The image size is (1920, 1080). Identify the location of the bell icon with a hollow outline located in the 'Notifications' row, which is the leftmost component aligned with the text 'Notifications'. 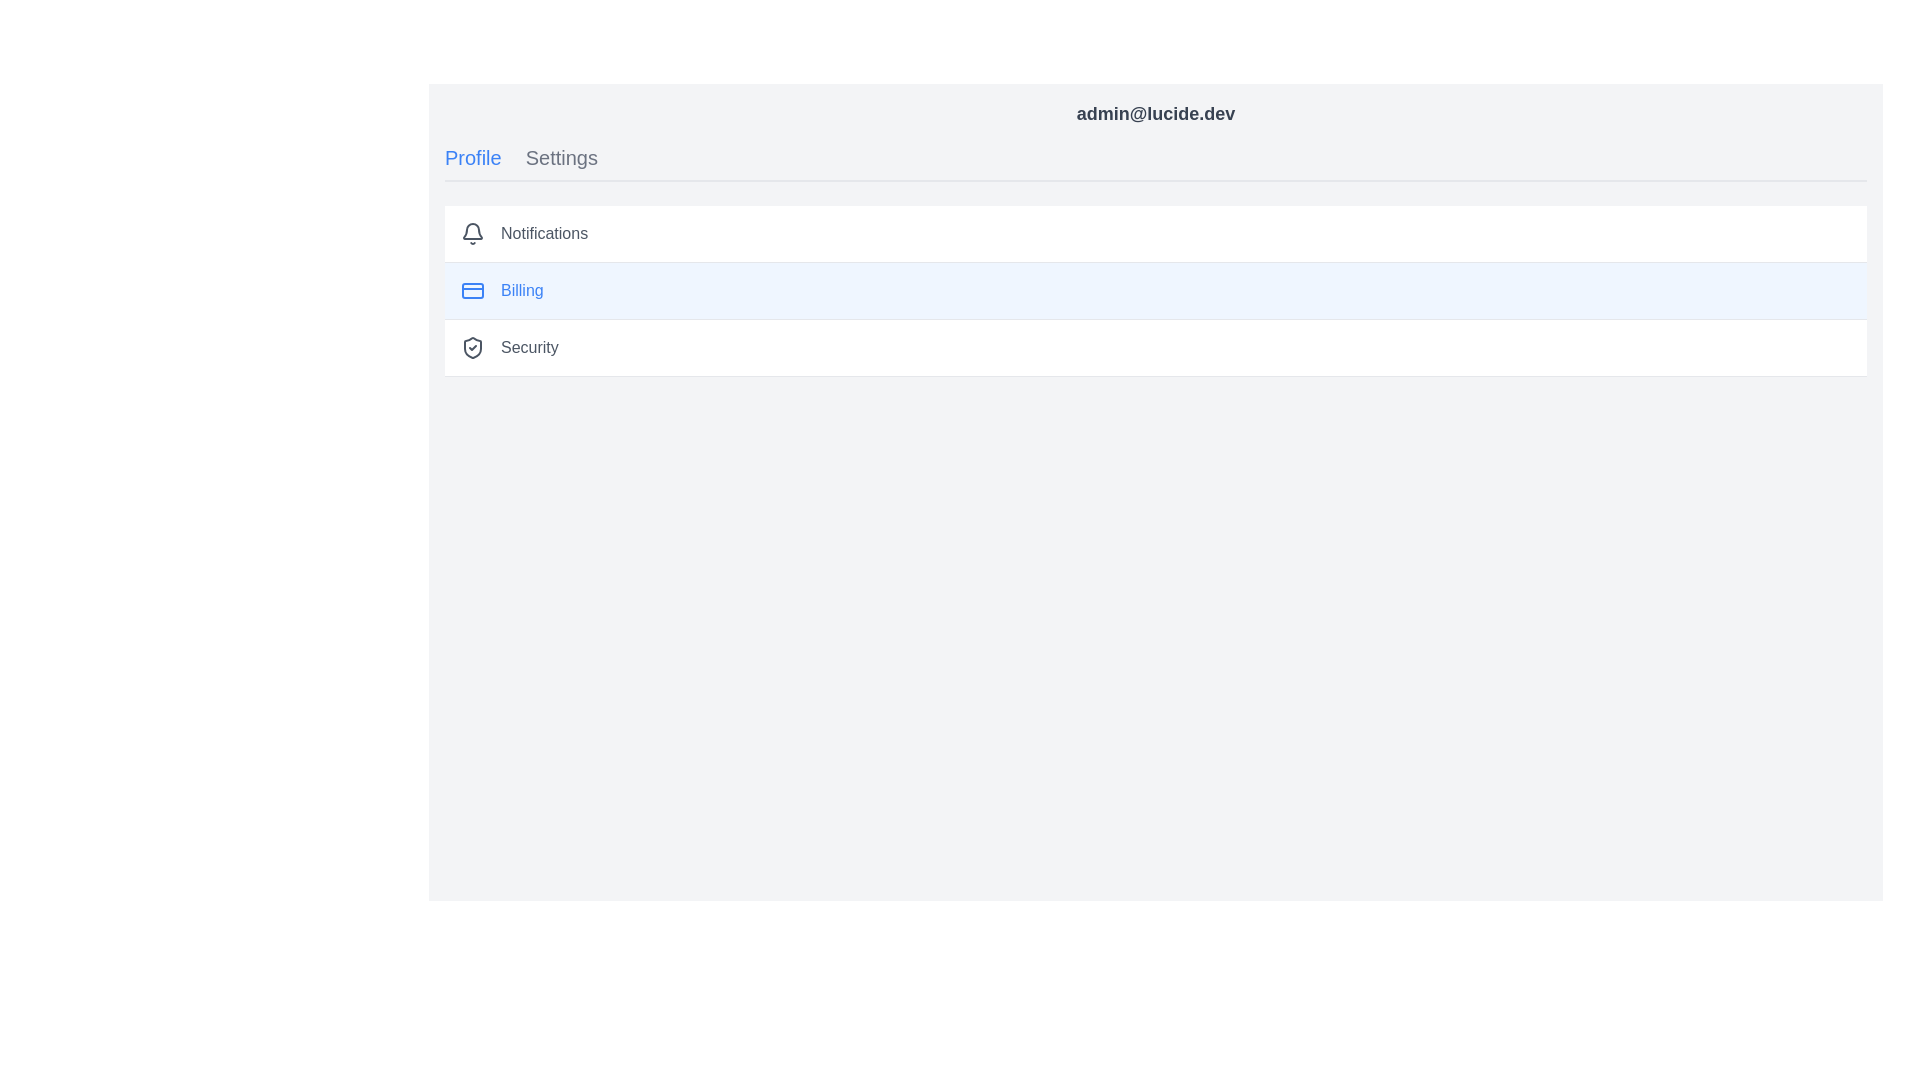
(472, 233).